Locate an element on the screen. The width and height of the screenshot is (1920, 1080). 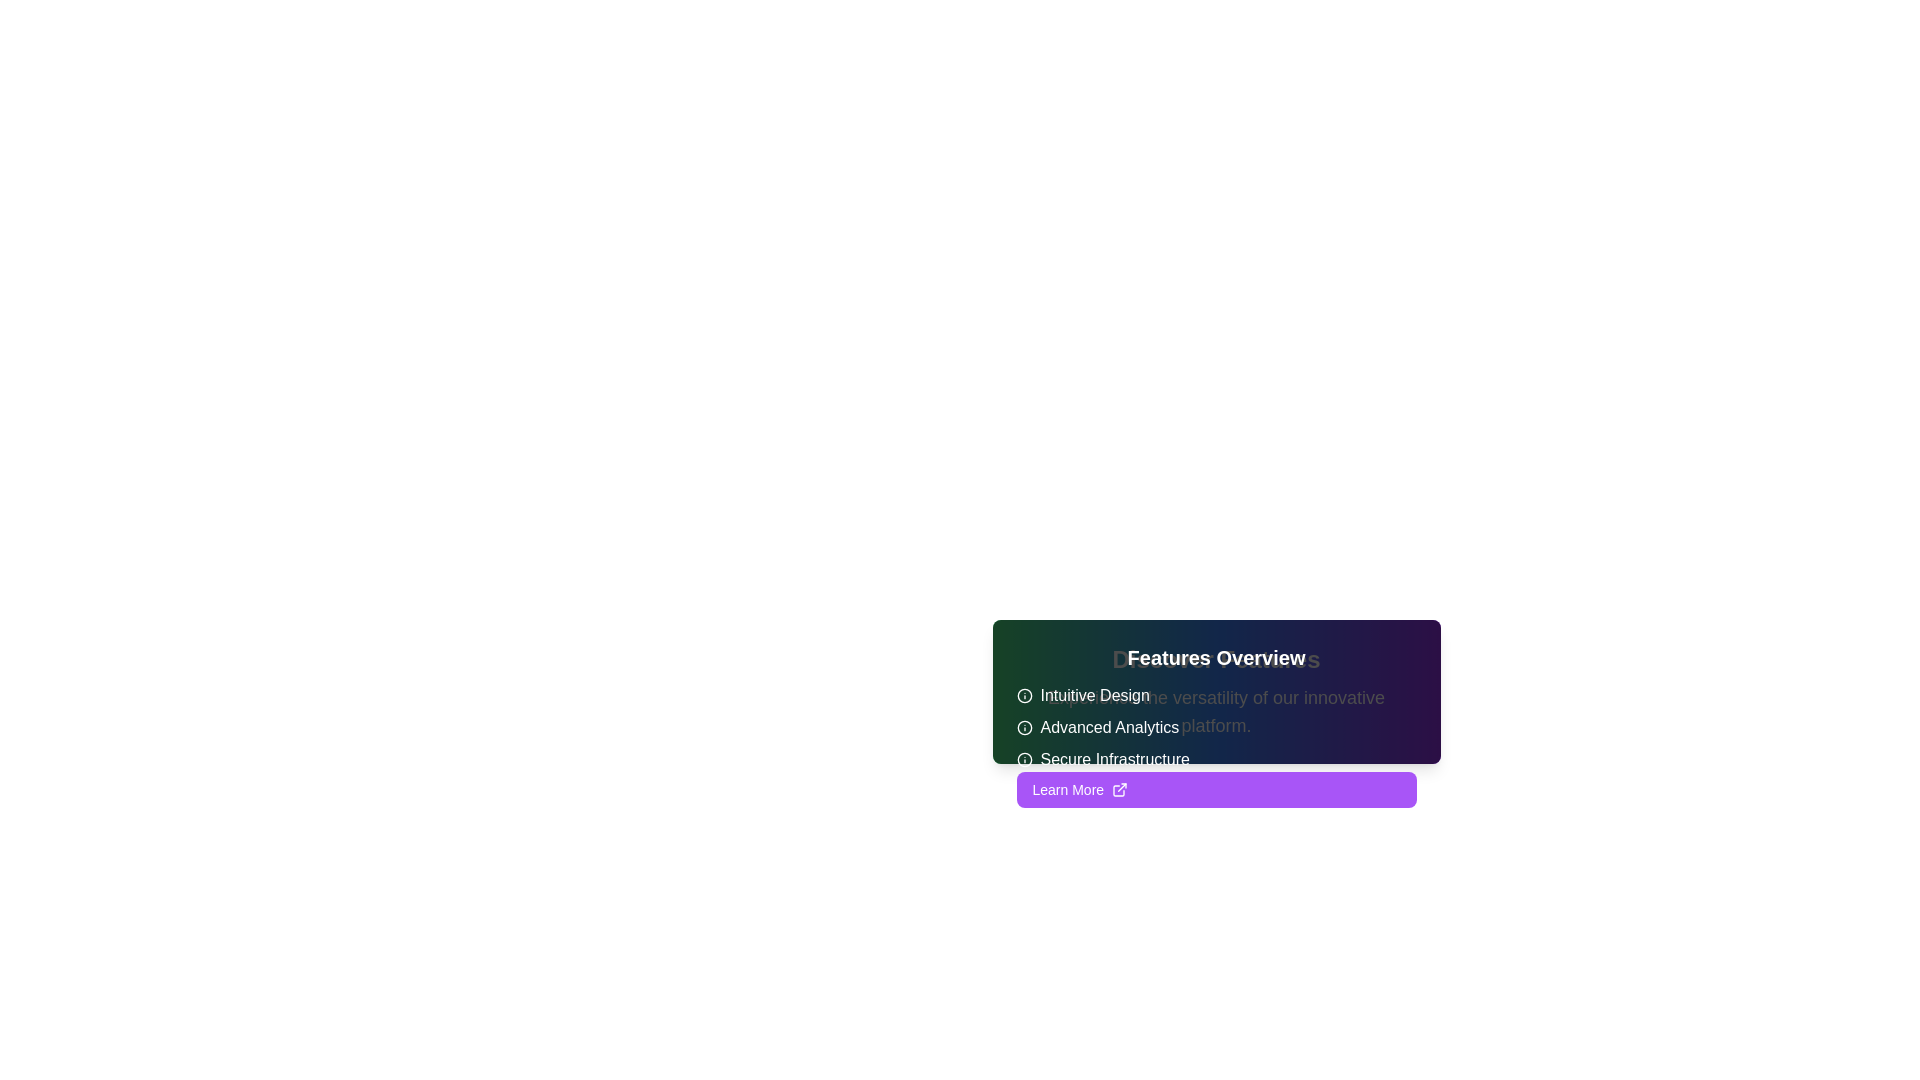
header text displaying 'Features Overview' which is styled in a large, bold font and positioned at the top-center of the card-like section is located at coordinates (1215, 658).